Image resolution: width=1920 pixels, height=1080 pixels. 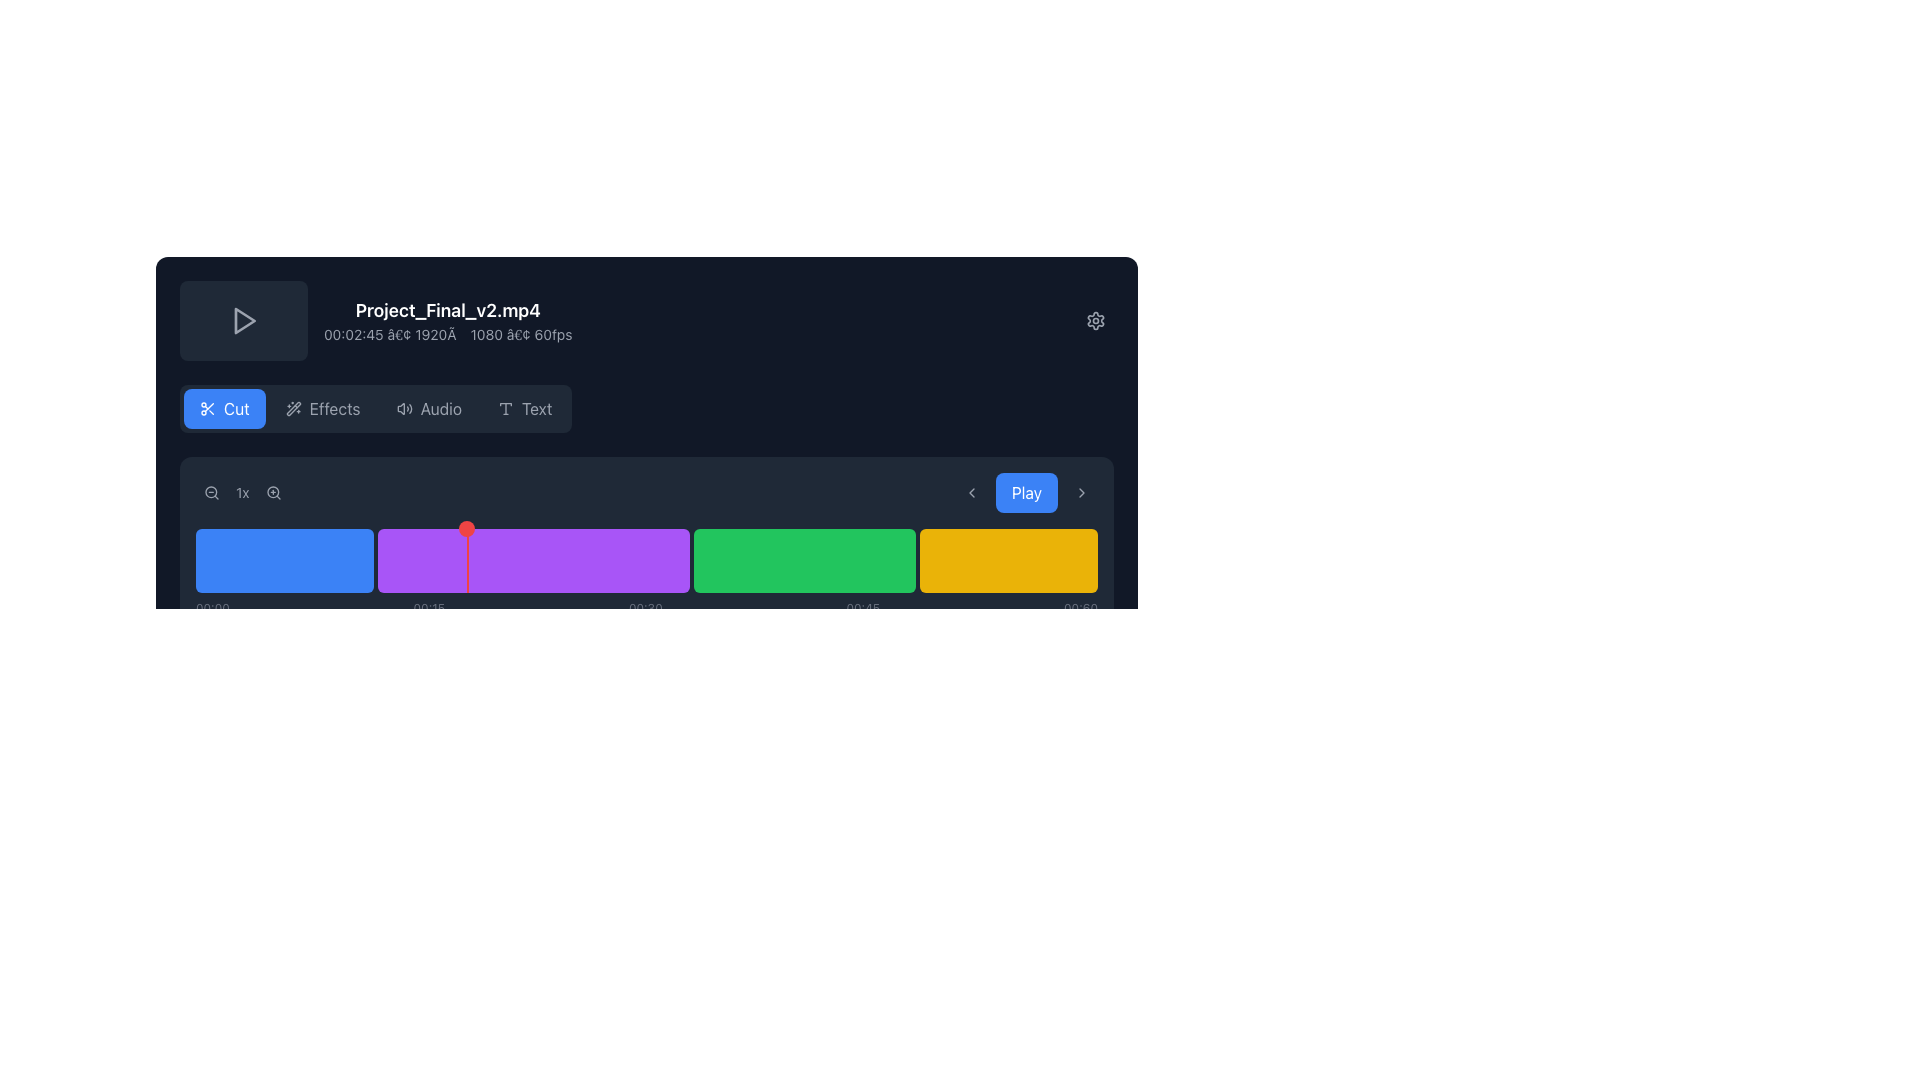 I want to click on the play button on the informational display that shows details about the video file, including title, duration, resolution, and frame rate, so click(x=647, y=319).